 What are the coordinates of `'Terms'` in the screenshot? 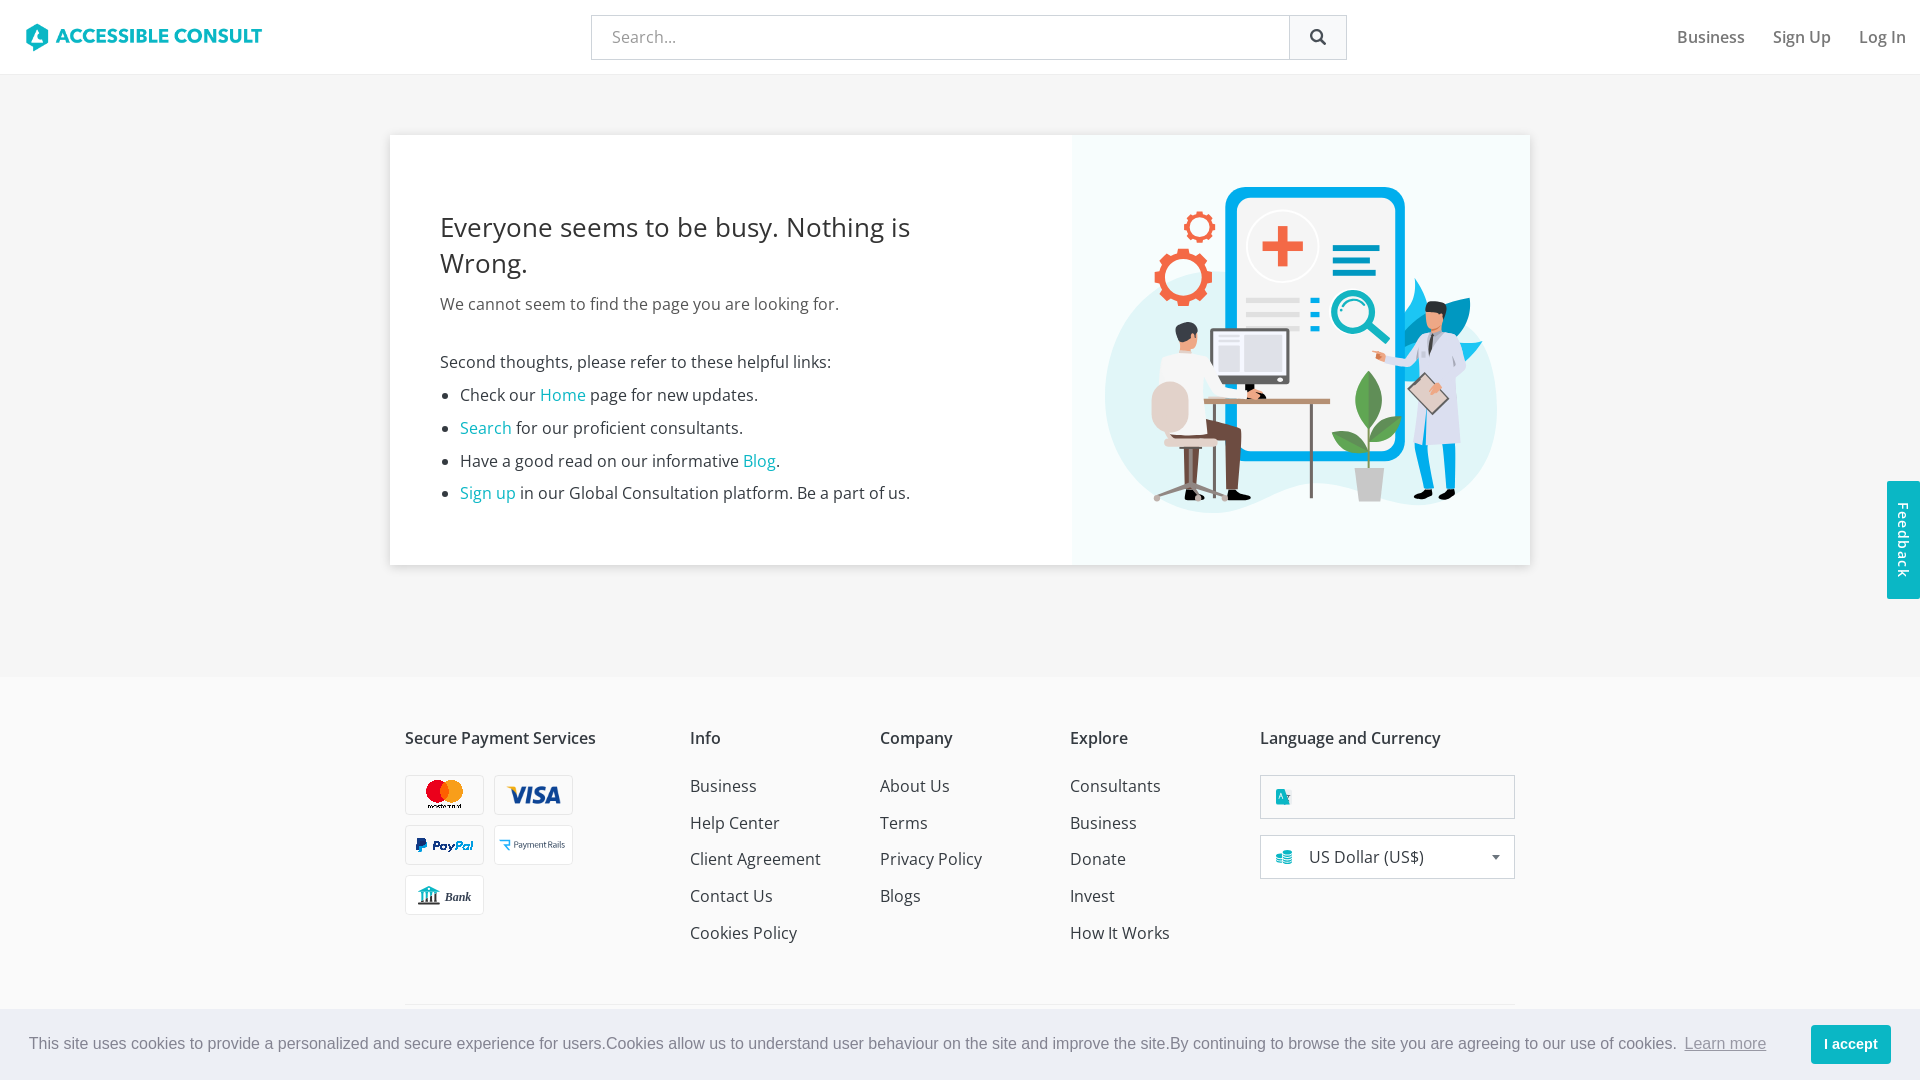 It's located at (902, 823).